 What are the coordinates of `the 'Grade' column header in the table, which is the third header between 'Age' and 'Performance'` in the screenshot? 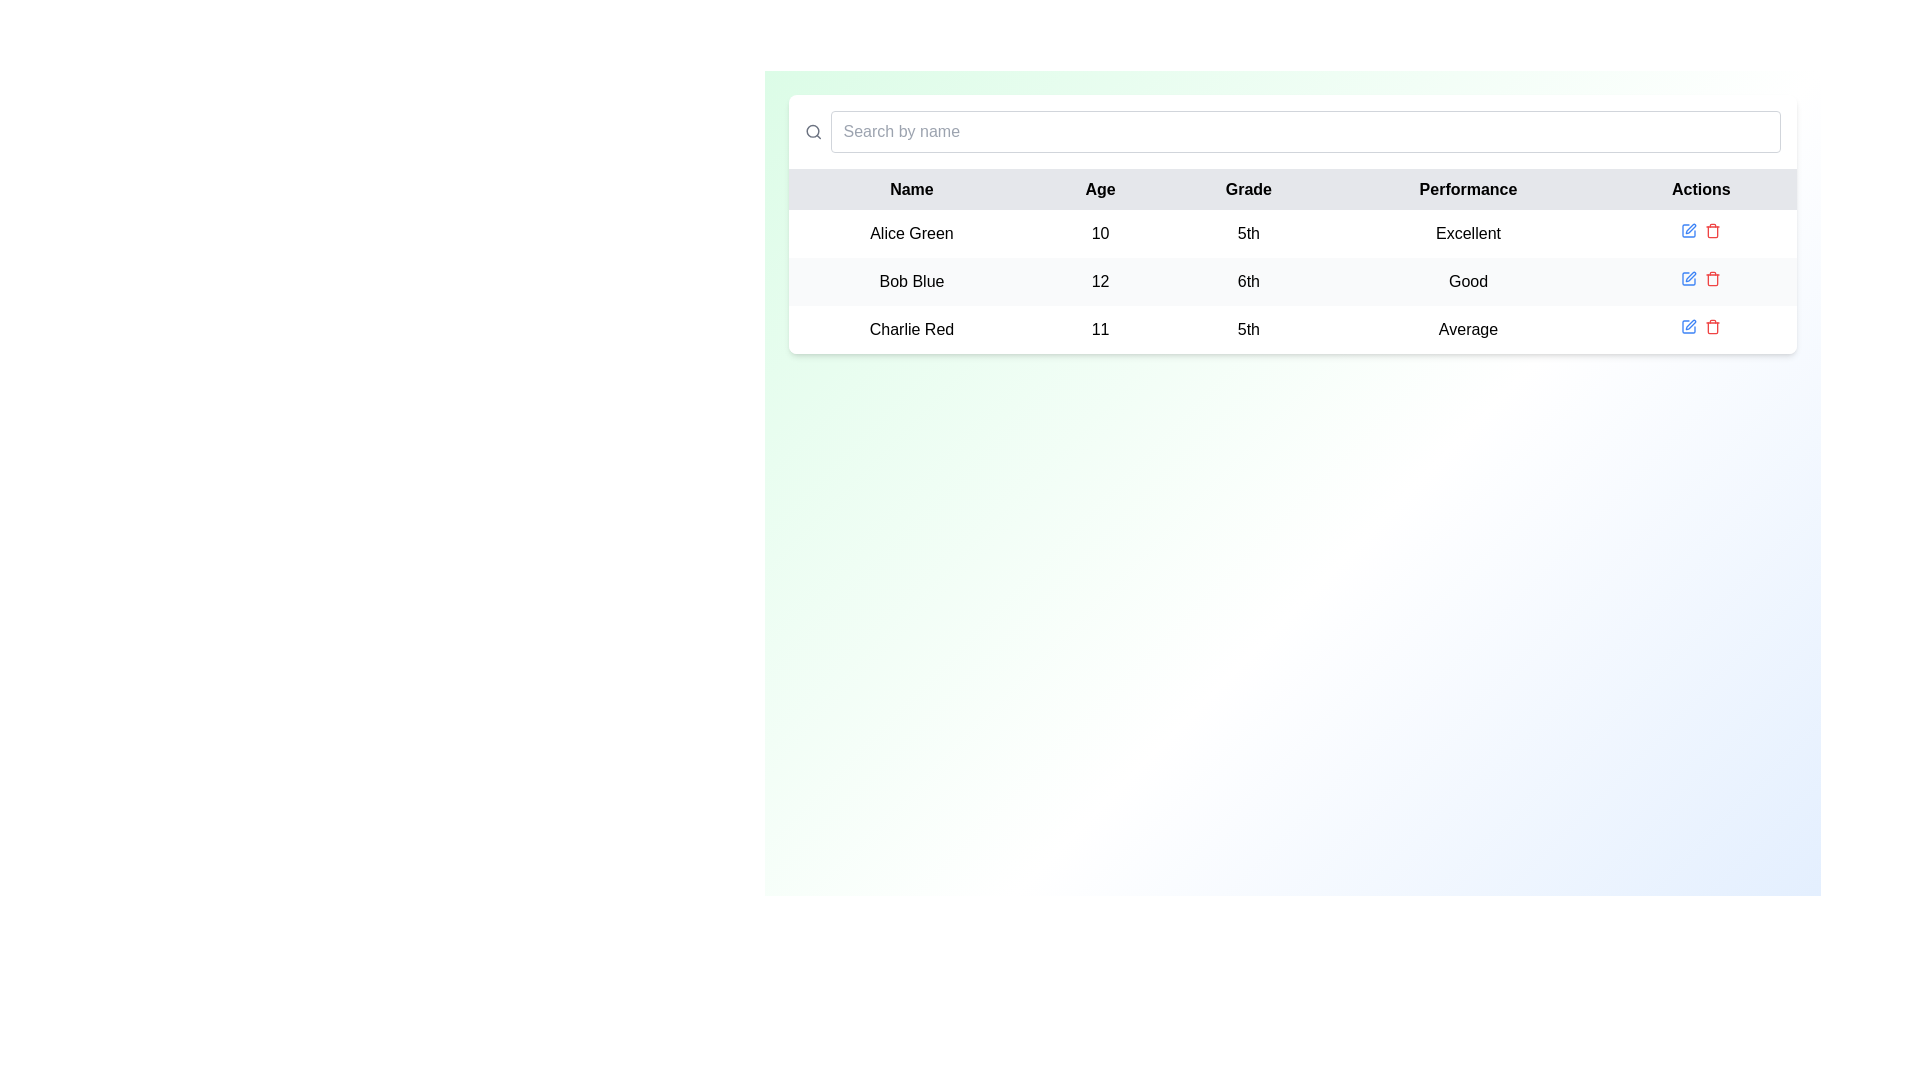 It's located at (1247, 189).